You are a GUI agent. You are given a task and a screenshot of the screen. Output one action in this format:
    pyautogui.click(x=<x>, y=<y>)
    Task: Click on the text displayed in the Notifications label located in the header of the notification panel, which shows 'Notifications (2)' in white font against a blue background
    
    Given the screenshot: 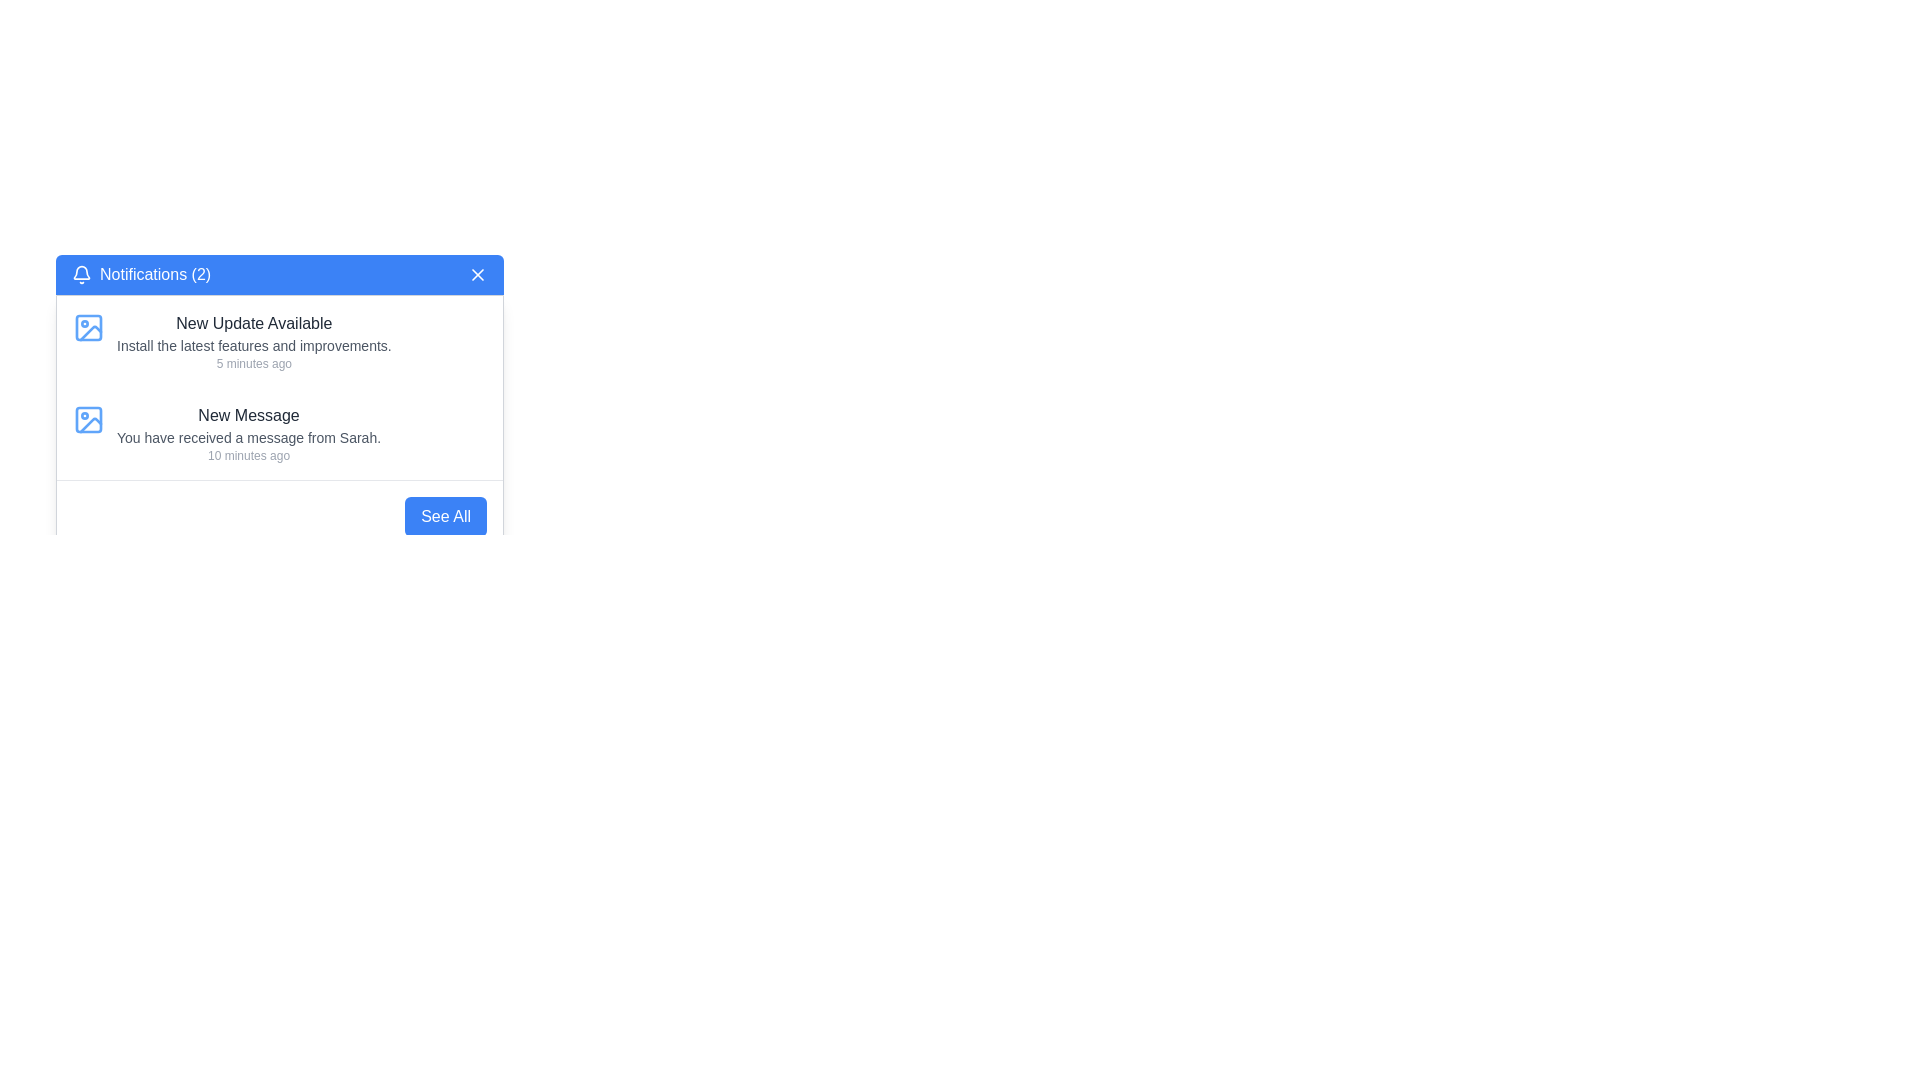 What is the action you would take?
    pyautogui.click(x=154, y=274)
    